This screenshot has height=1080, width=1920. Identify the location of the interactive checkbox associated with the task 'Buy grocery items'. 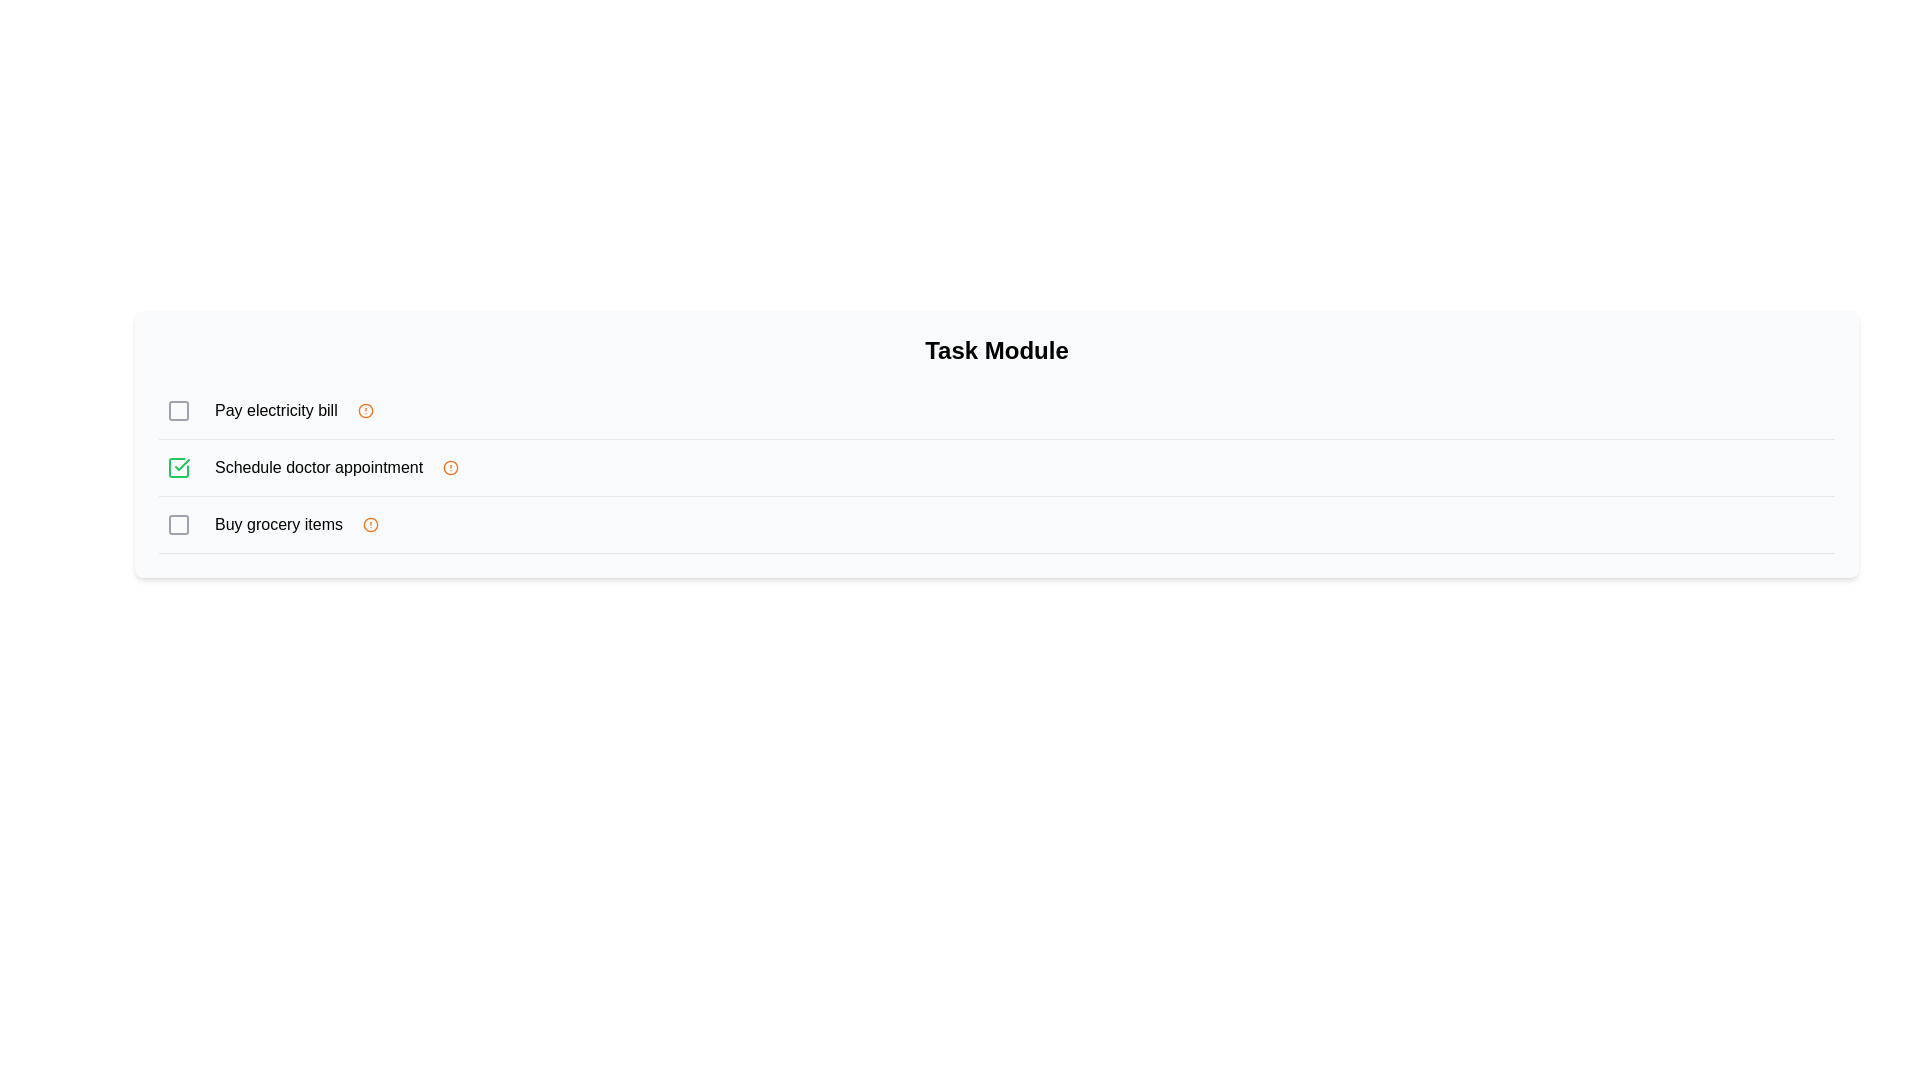
(178, 523).